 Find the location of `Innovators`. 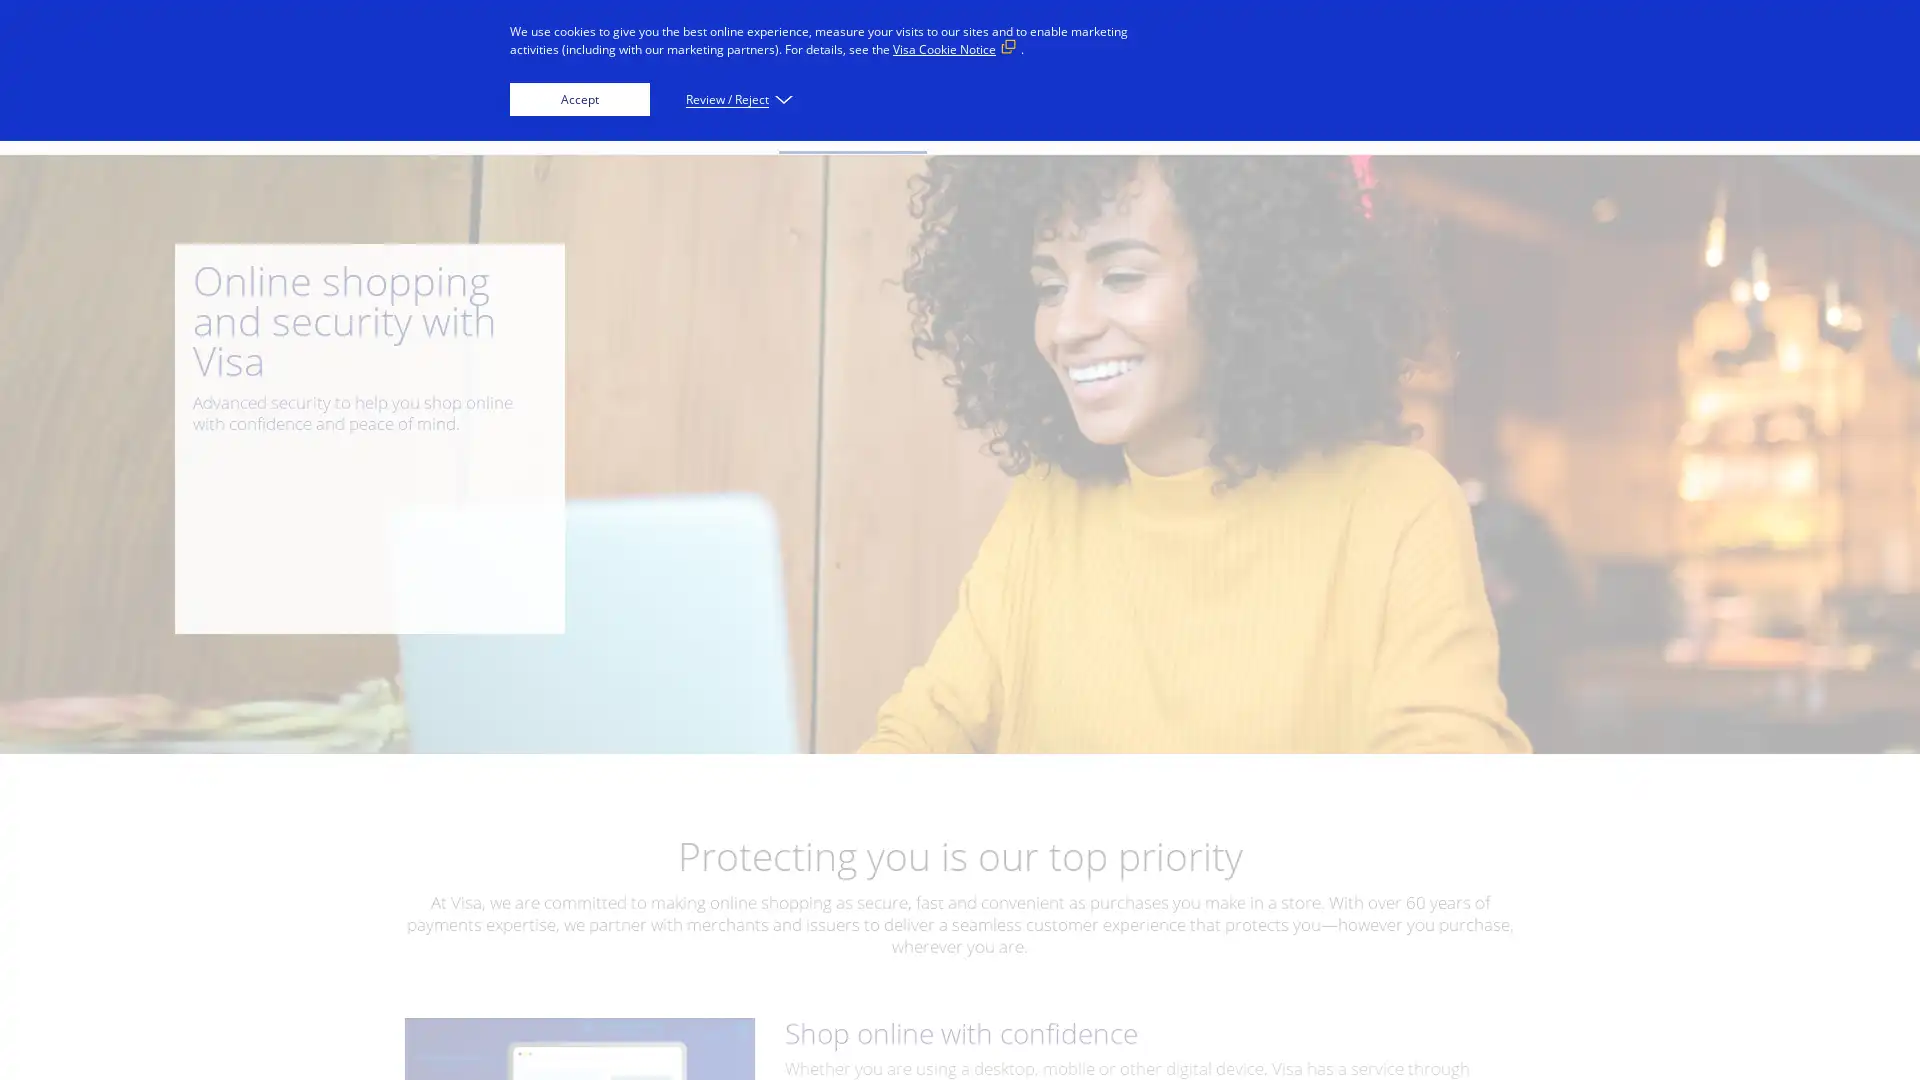

Innovators is located at coordinates (1087, 53).